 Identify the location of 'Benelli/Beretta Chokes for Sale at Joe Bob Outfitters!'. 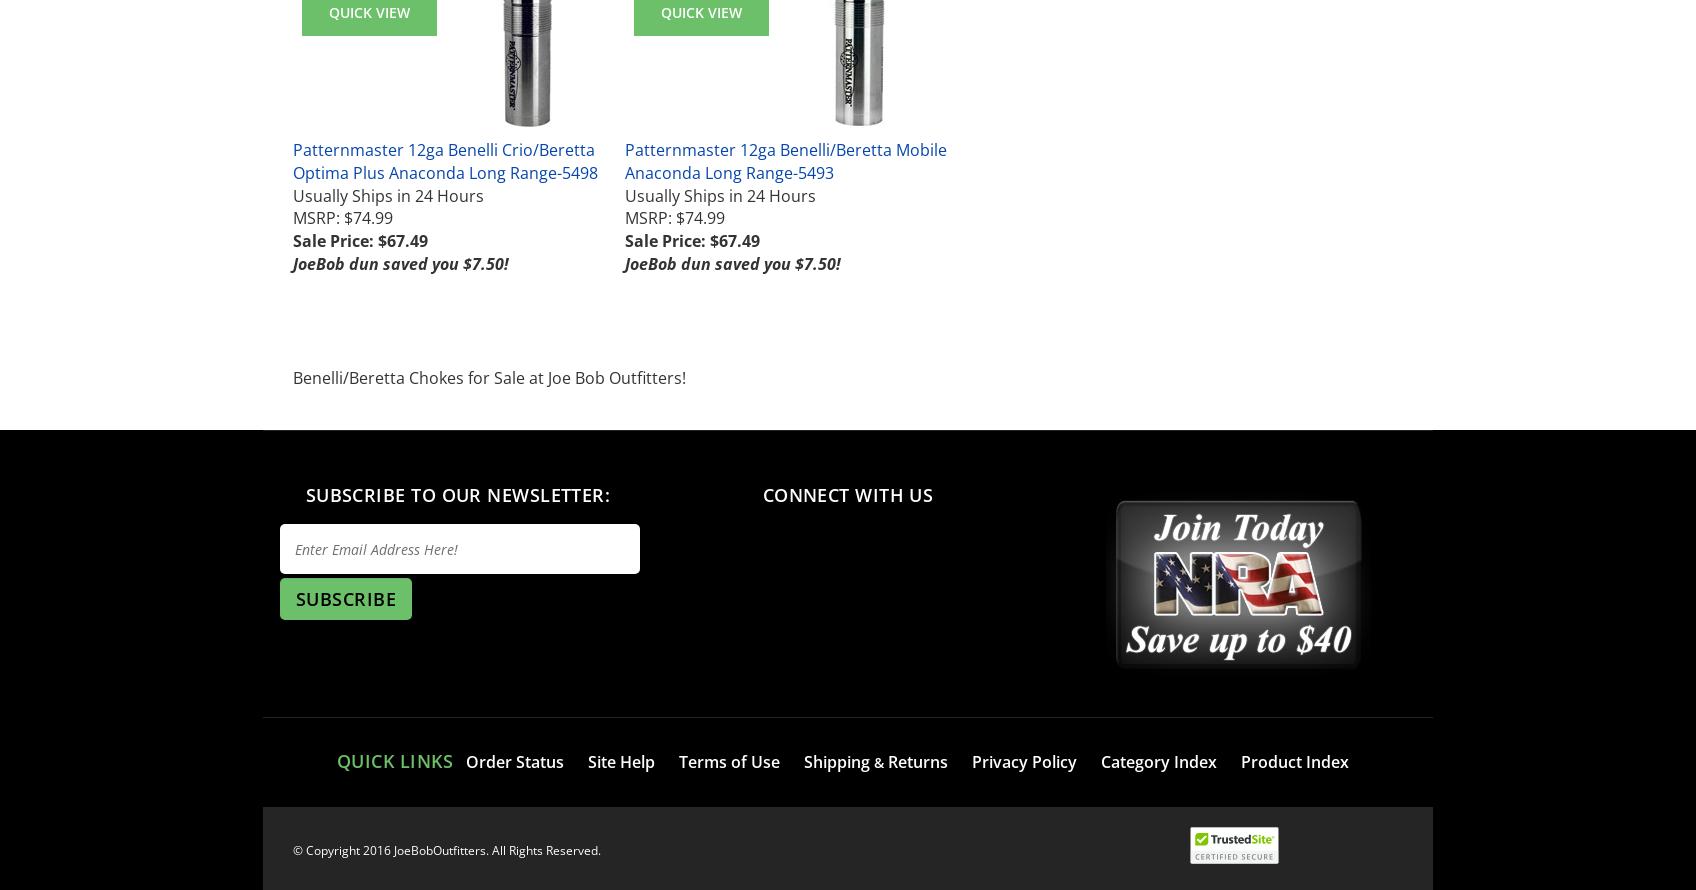
(489, 376).